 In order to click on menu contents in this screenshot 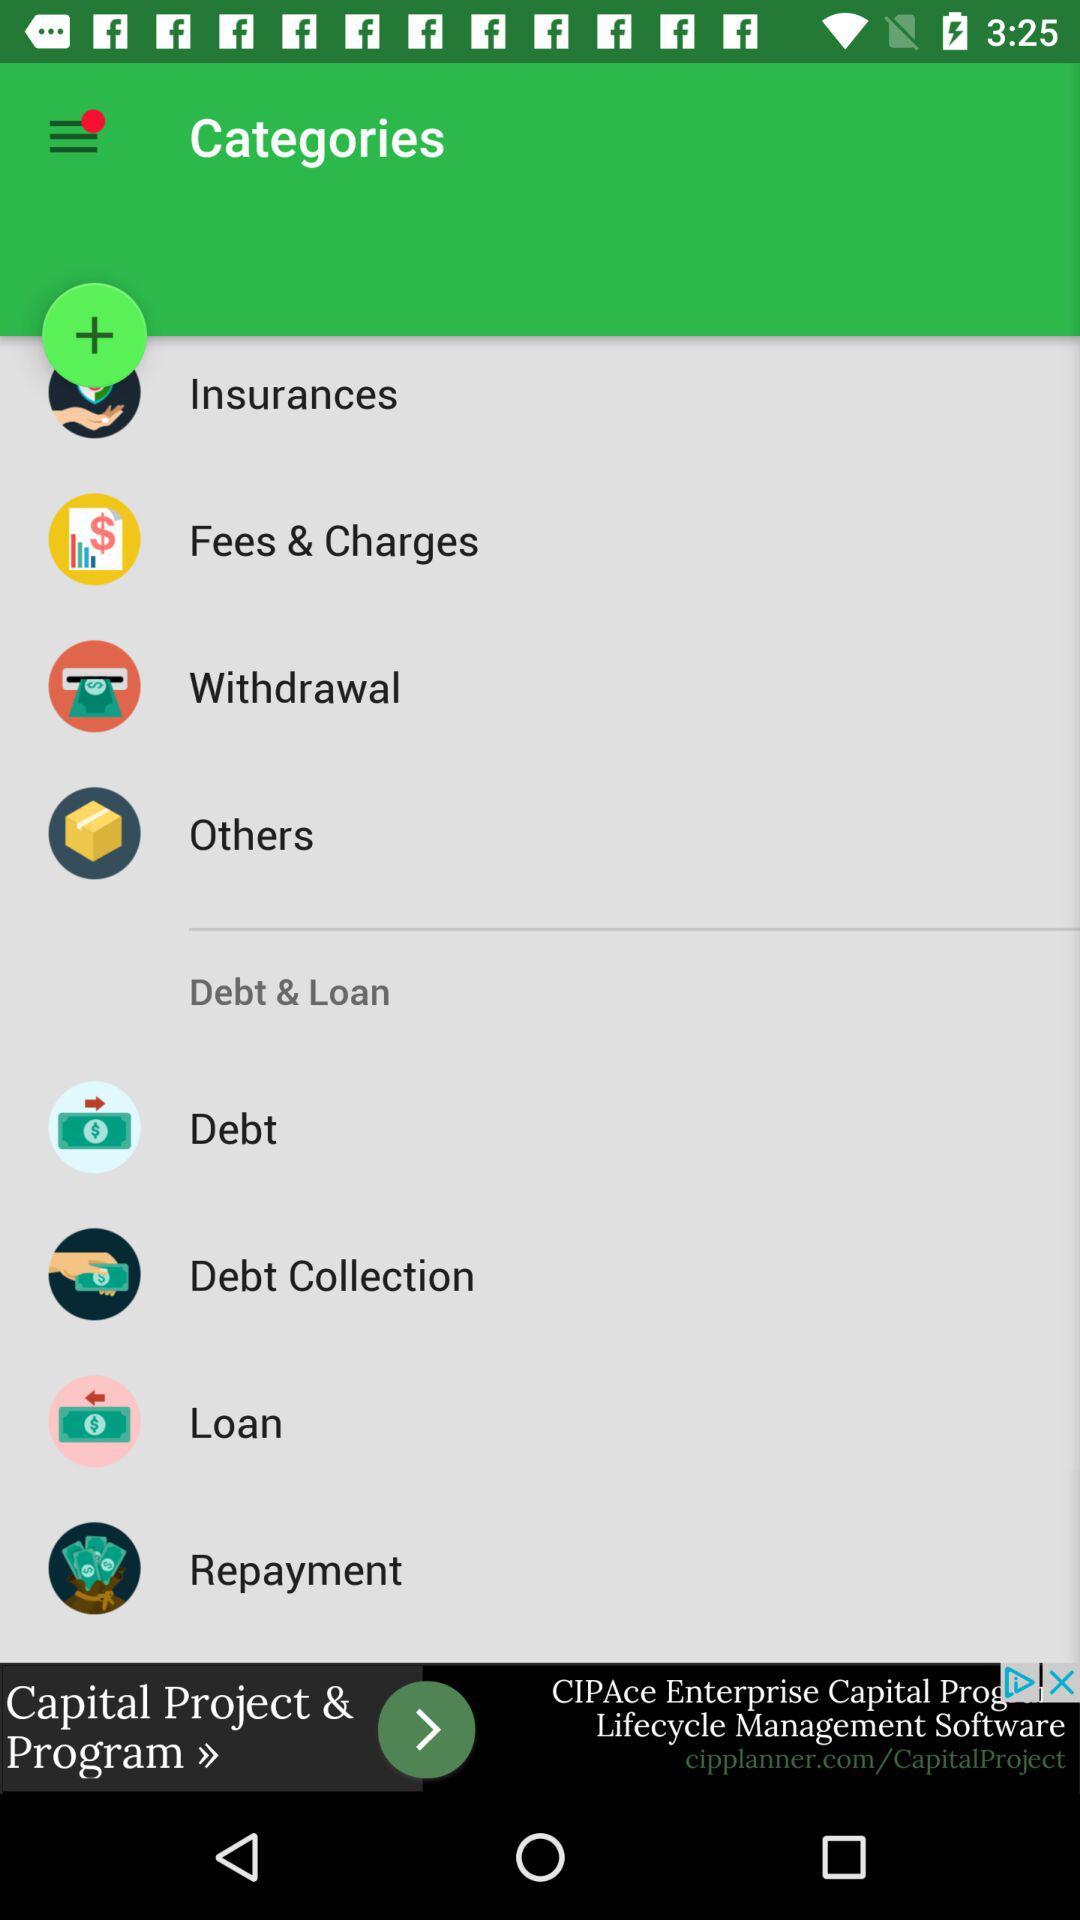, I will do `click(72, 135)`.